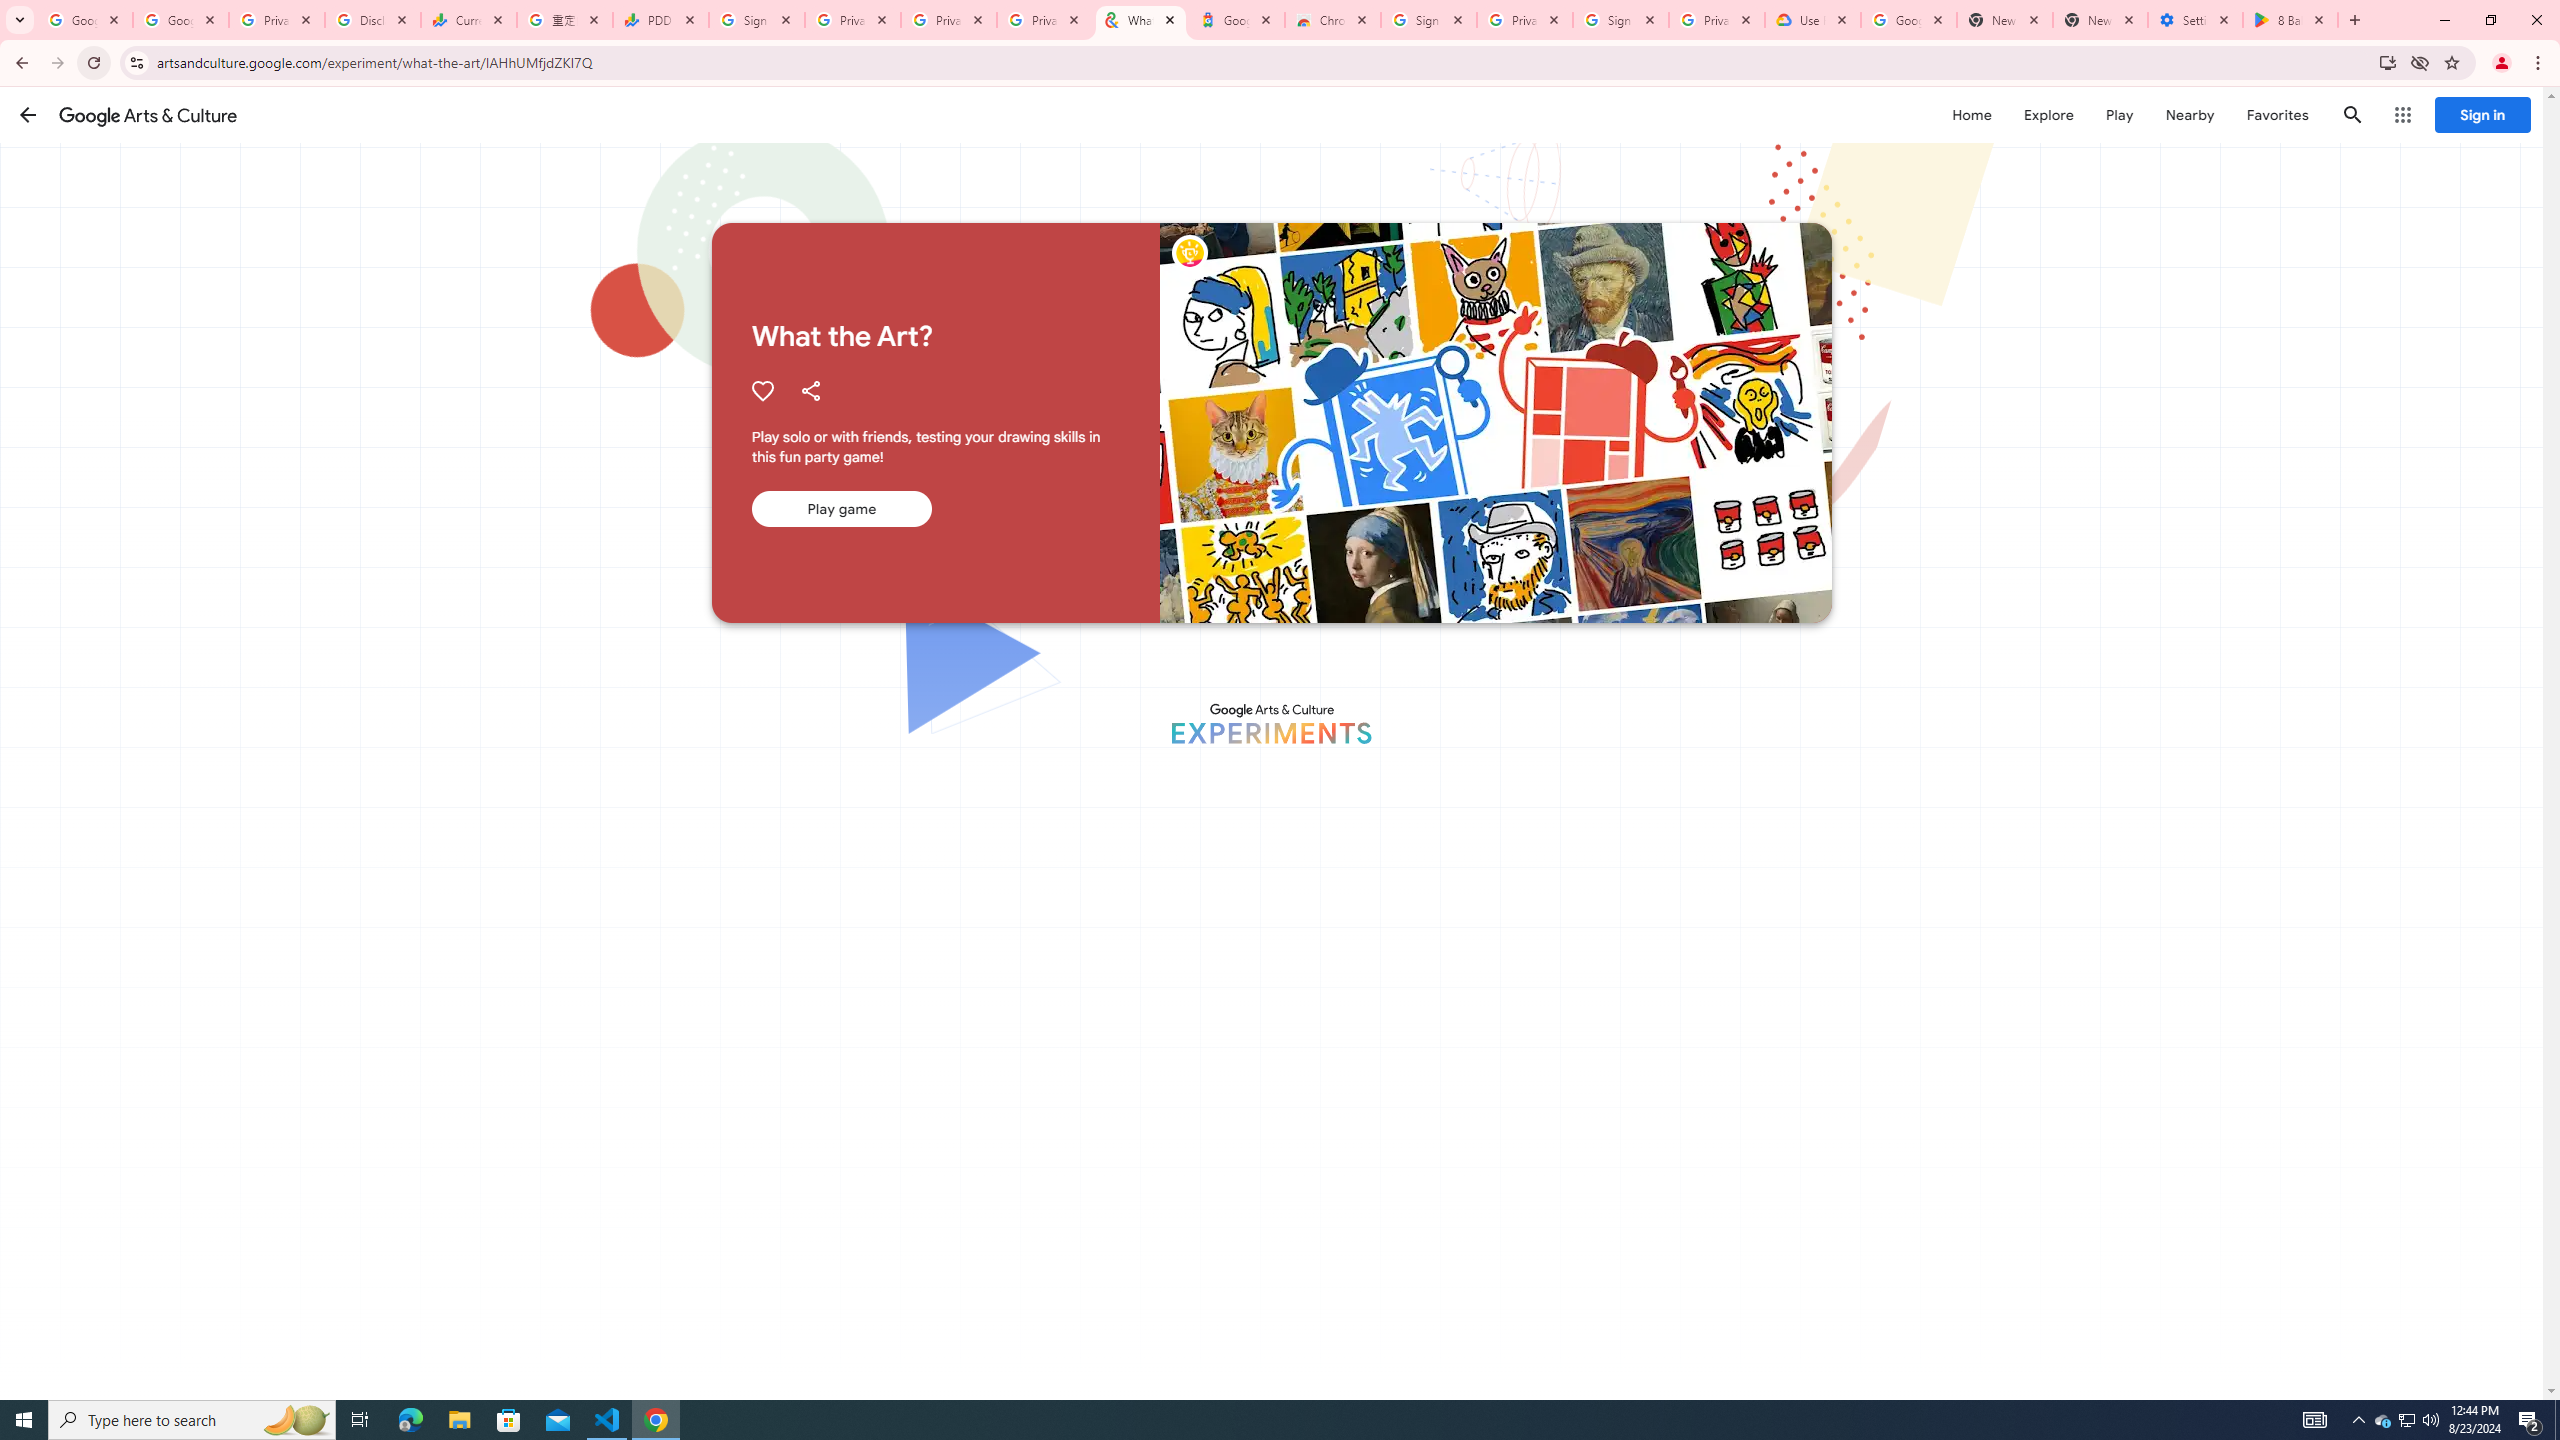 The image size is (2560, 1440). Describe the element at coordinates (1332, 19) in the screenshot. I see `'Chrome Web Store - Color themes by Chrome'` at that location.